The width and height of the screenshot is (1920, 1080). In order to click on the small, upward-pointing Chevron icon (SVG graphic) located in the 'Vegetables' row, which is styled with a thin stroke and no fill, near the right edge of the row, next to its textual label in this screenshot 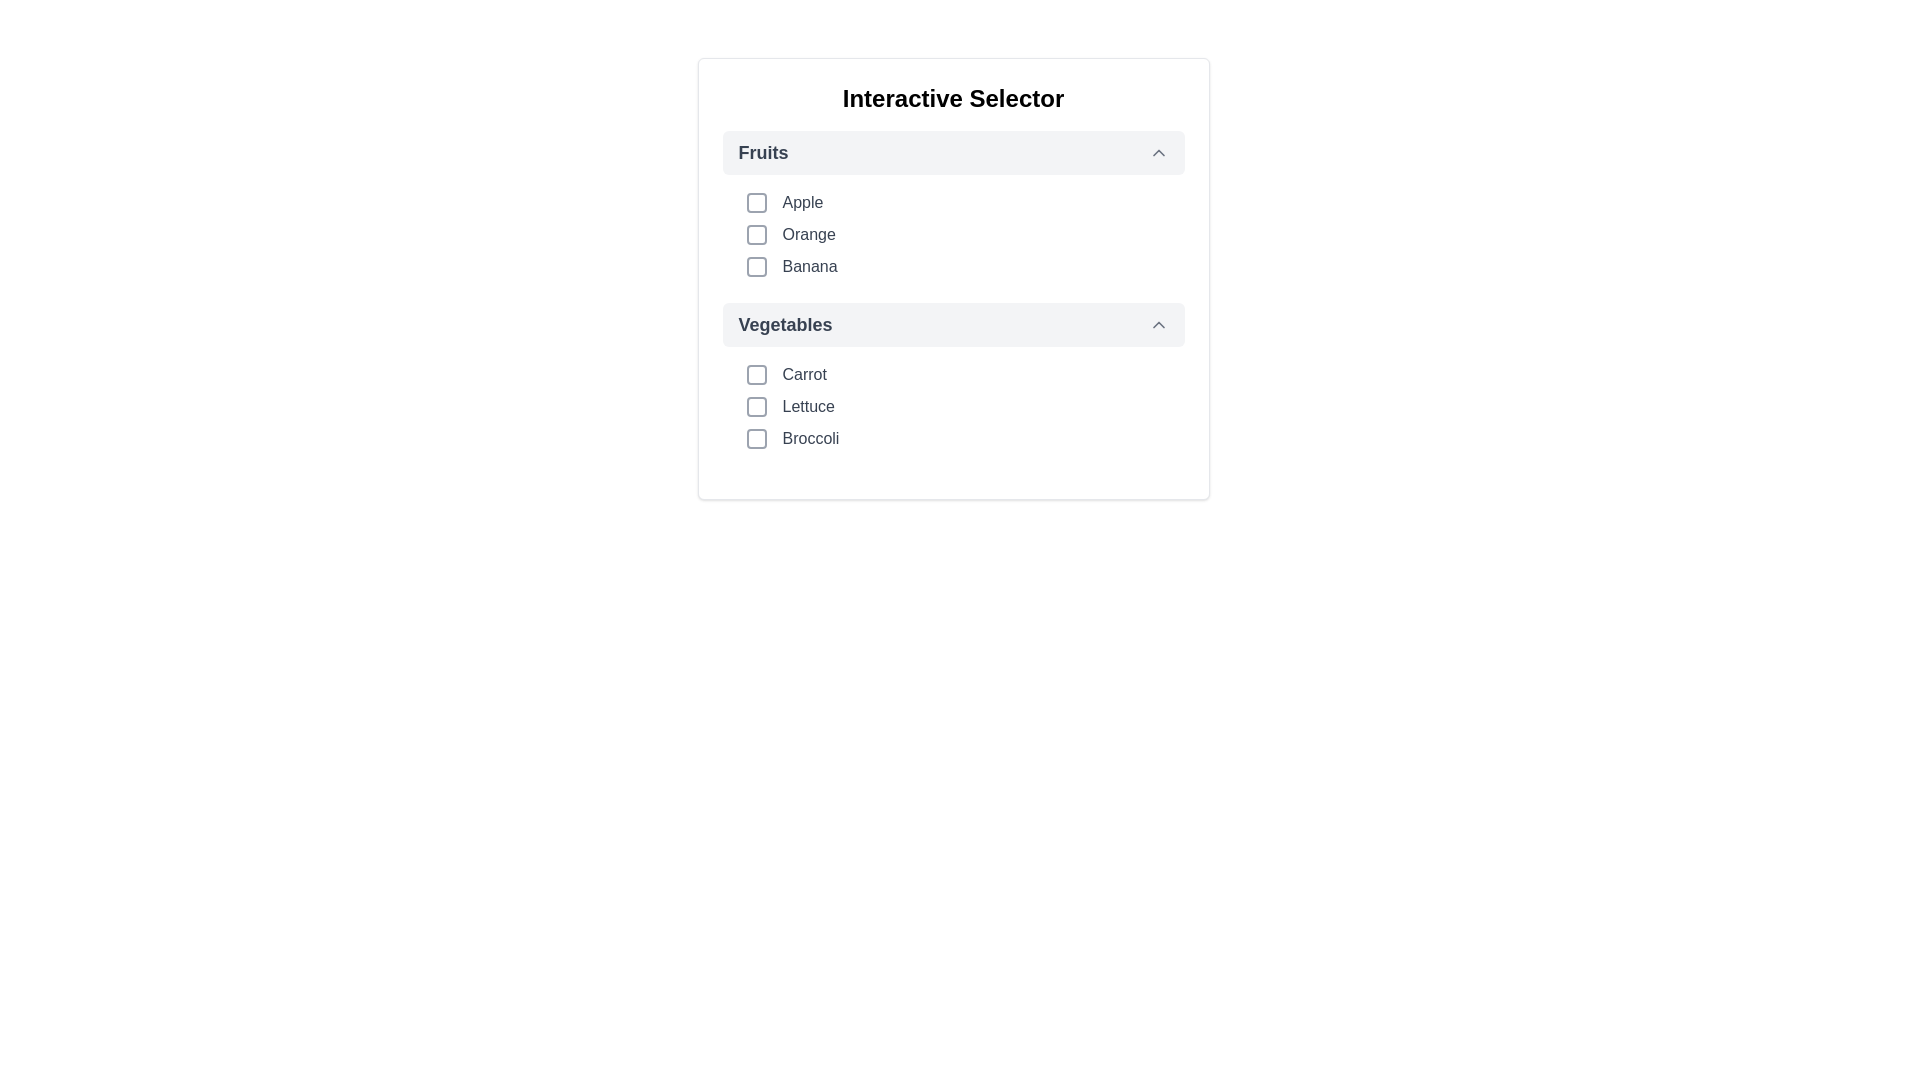, I will do `click(1158, 323)`.